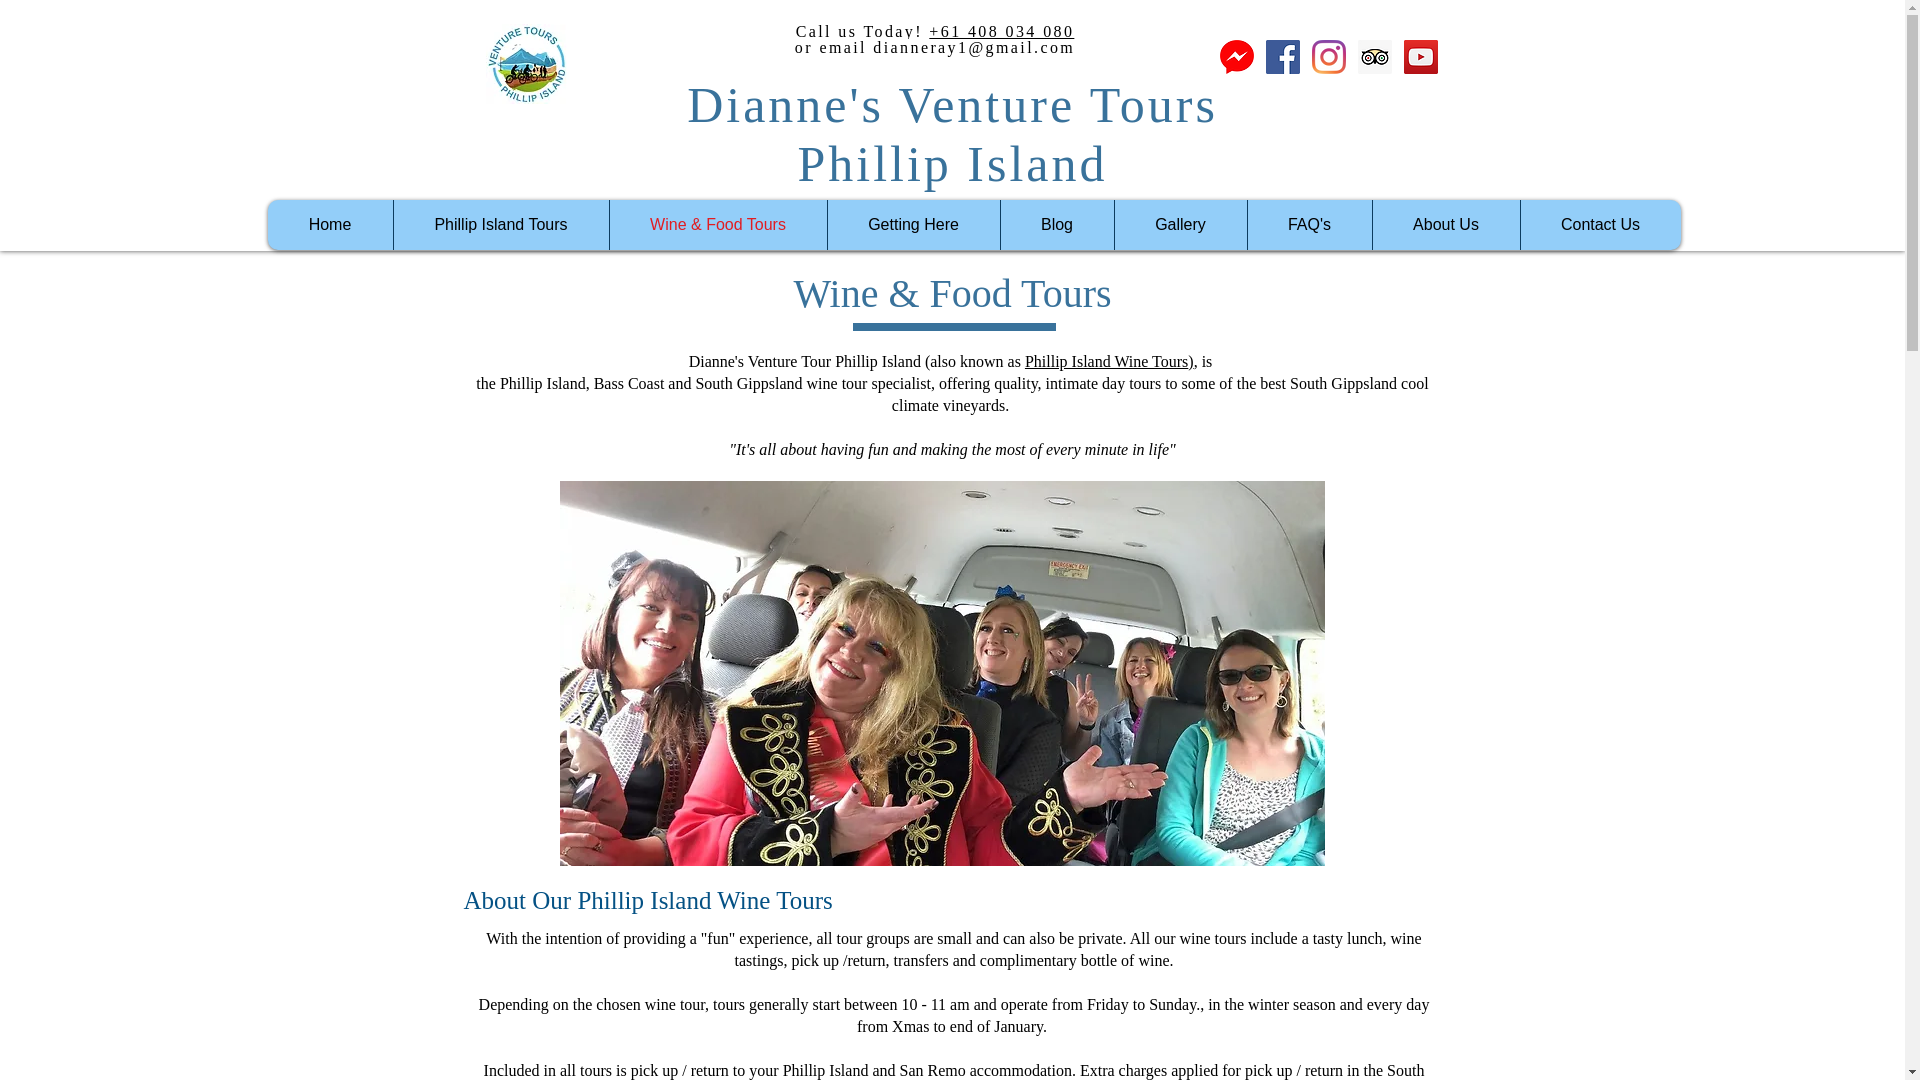  I want to click on 'Dianne's Venture Tours', so click(951, 104).